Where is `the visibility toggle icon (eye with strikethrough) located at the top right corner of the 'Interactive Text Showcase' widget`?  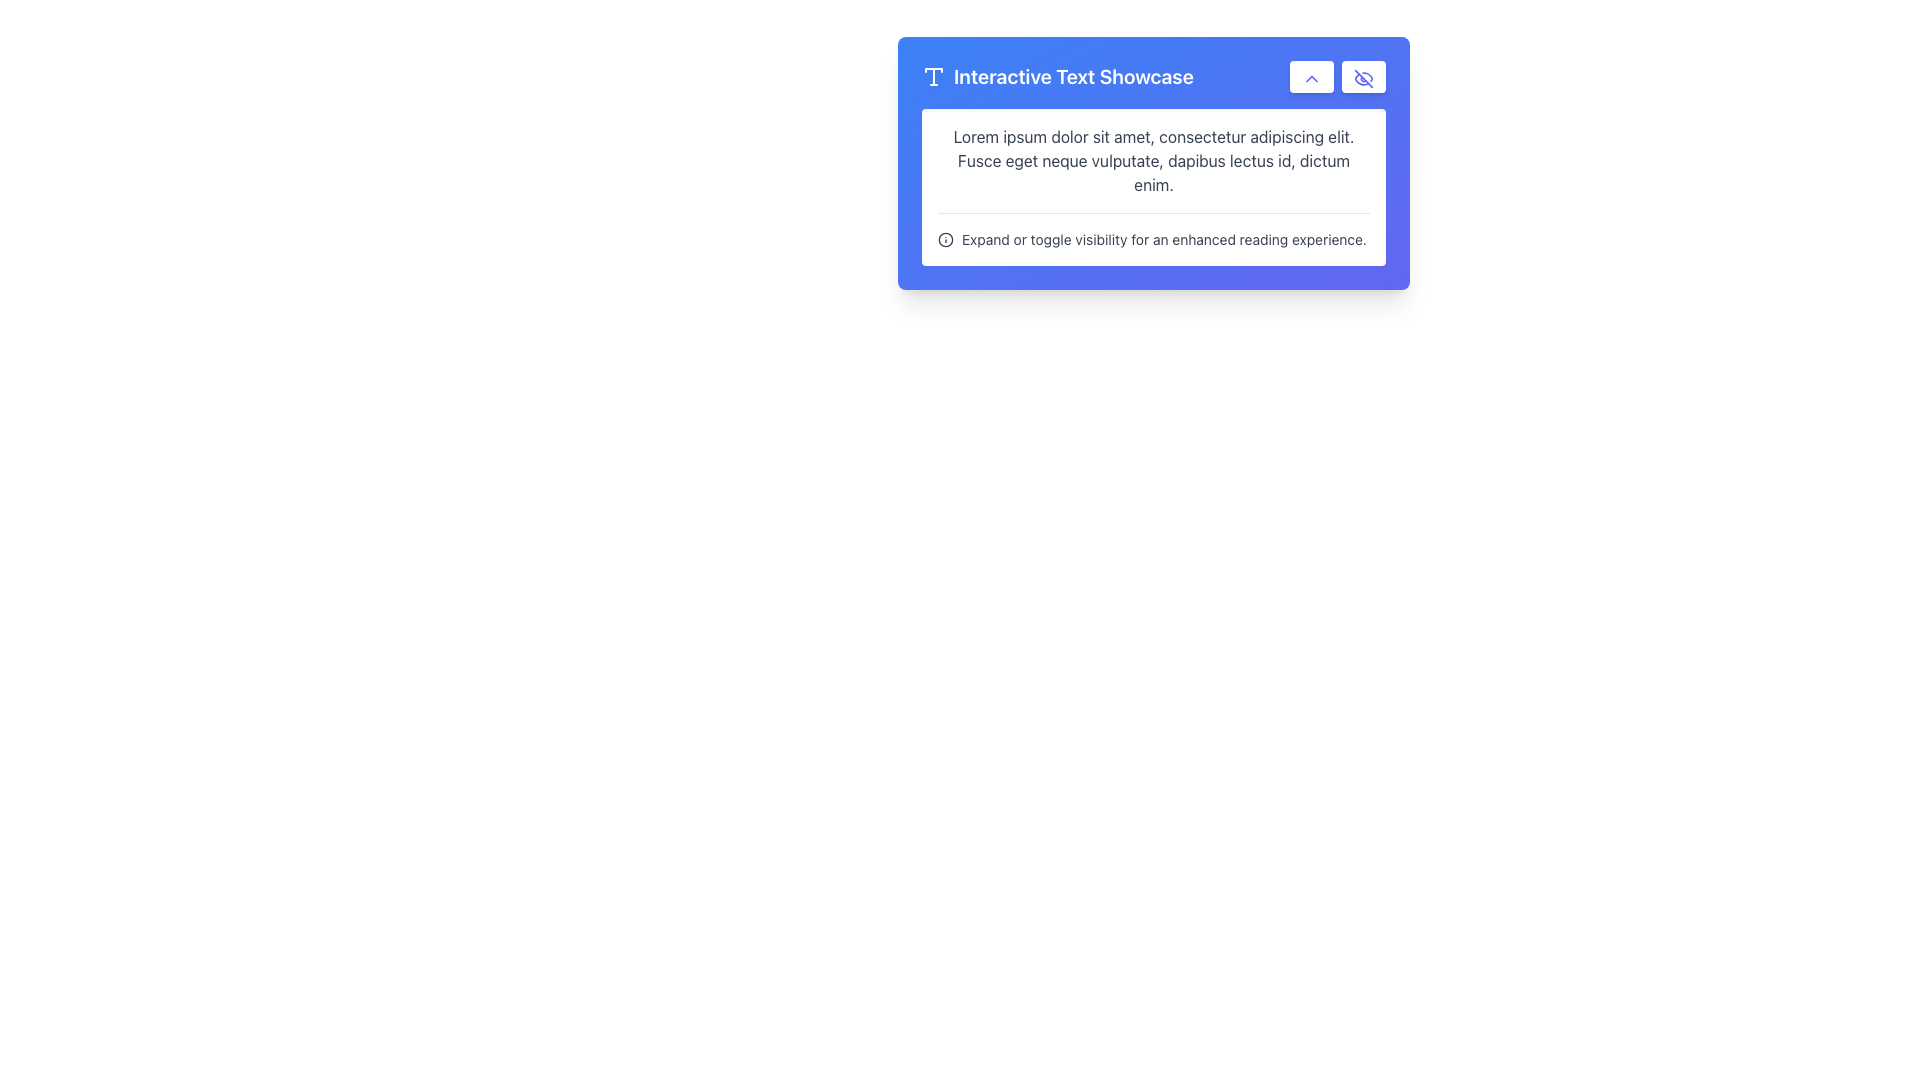
the visibility toggle icon (eye with strikethrough) located at the top right corner of the 'Interactive Text Showcase' widget is located at coordinates (1362, 76).